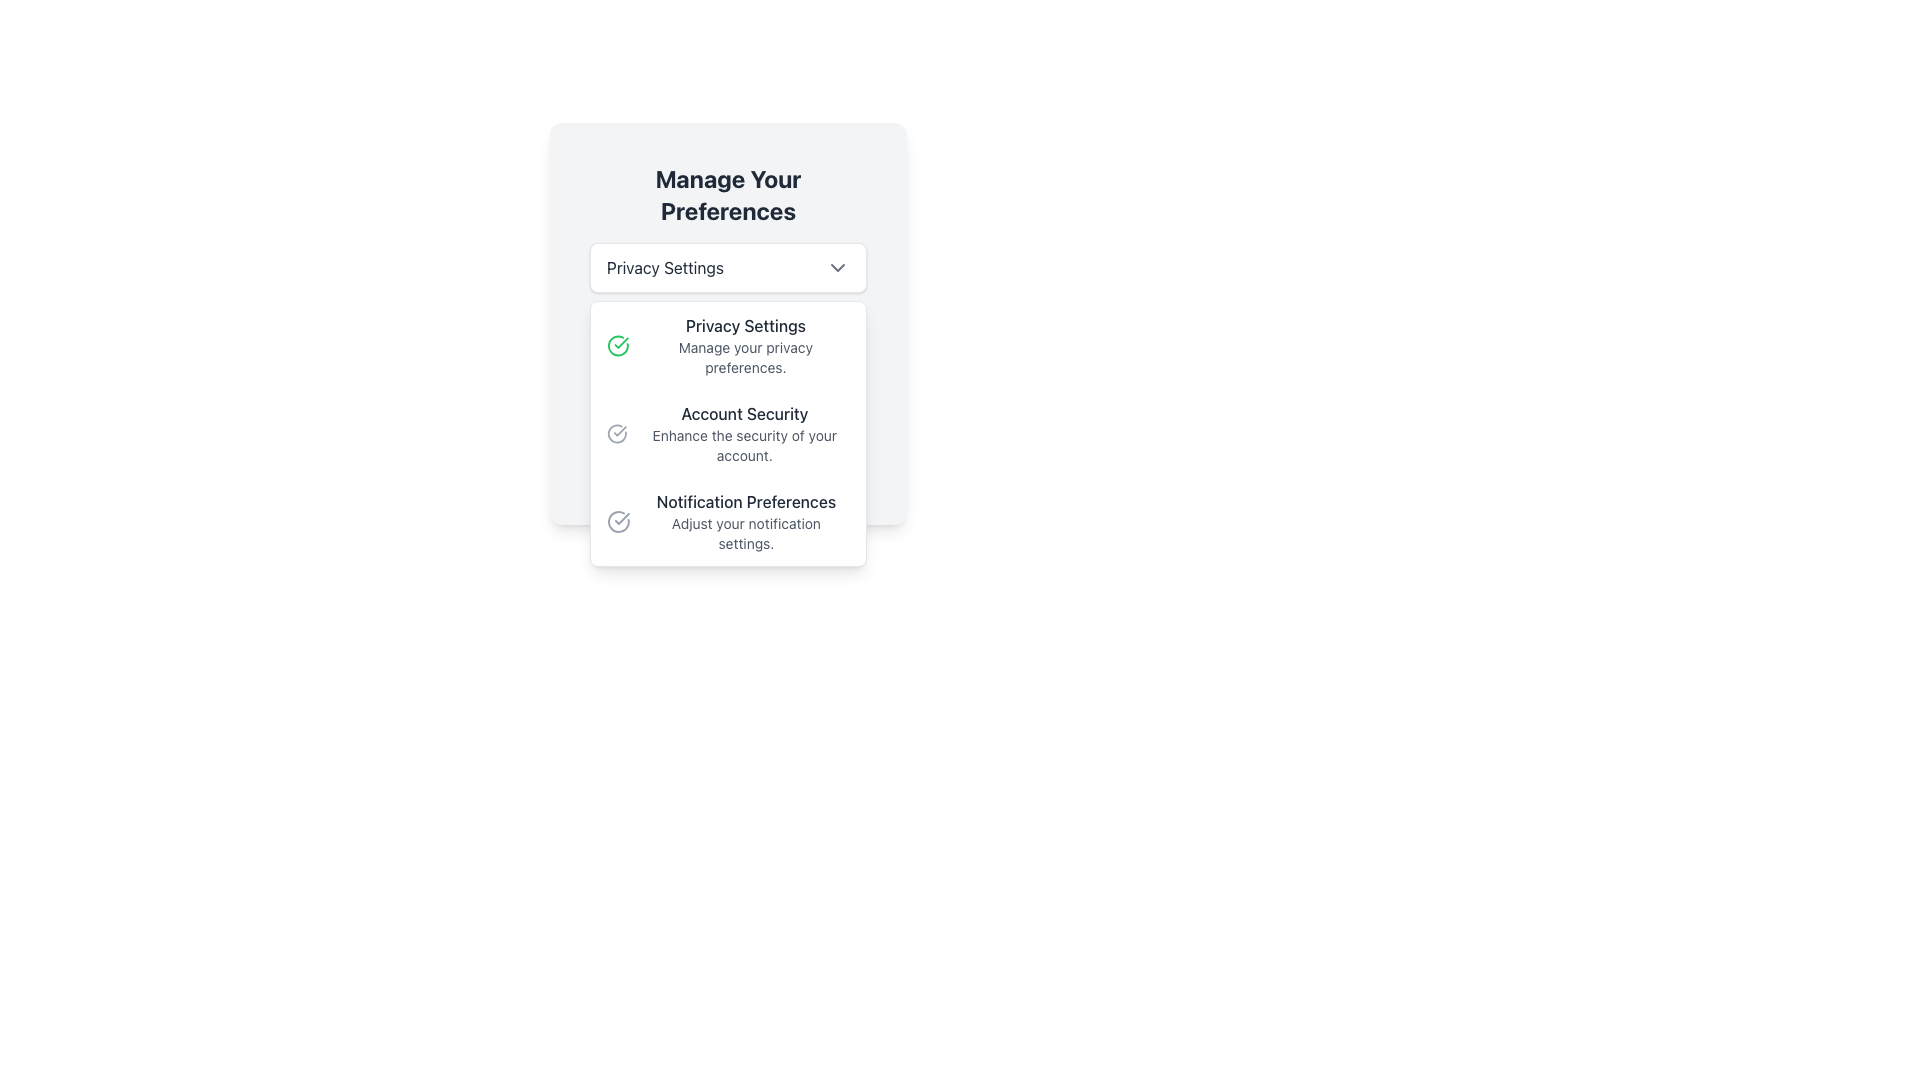  What do you see at coordinates (727, 345) in the screenshot?
I see `the first menu option for managing privacy-related settings, located below the heading 'Manage Your Preferences'` at bounding box center [727, 345].